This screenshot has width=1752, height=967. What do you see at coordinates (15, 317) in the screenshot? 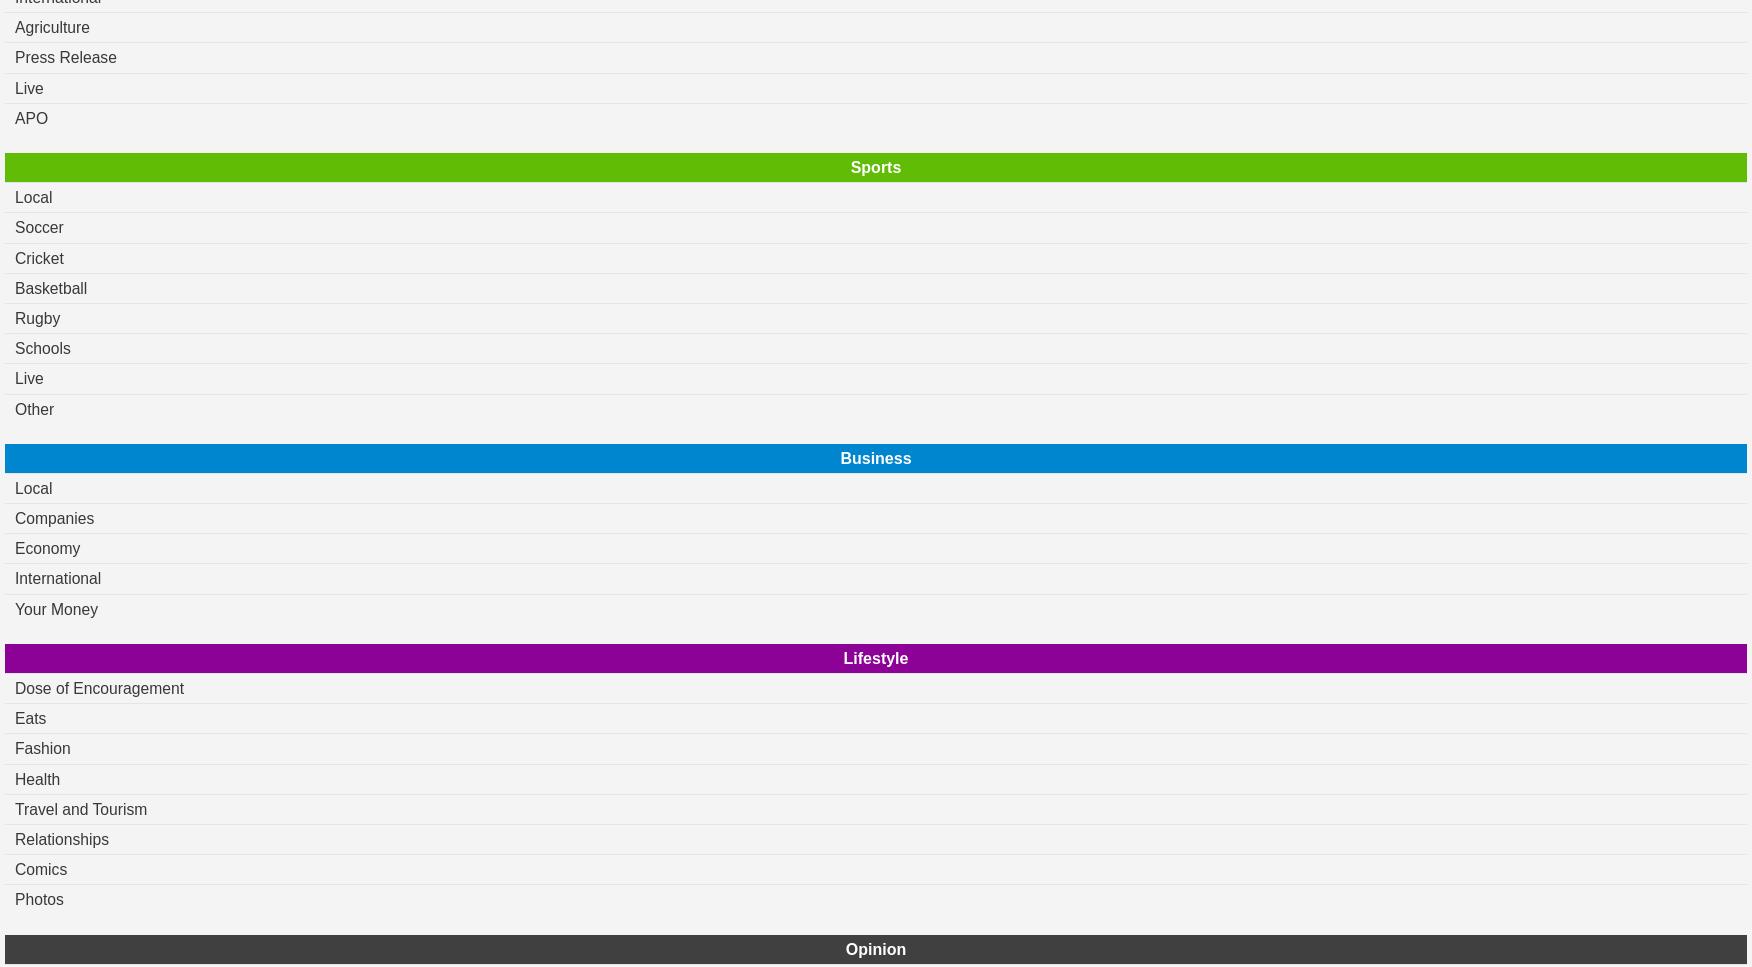
I see `'Rugby'` at bounding box center [15, 317].